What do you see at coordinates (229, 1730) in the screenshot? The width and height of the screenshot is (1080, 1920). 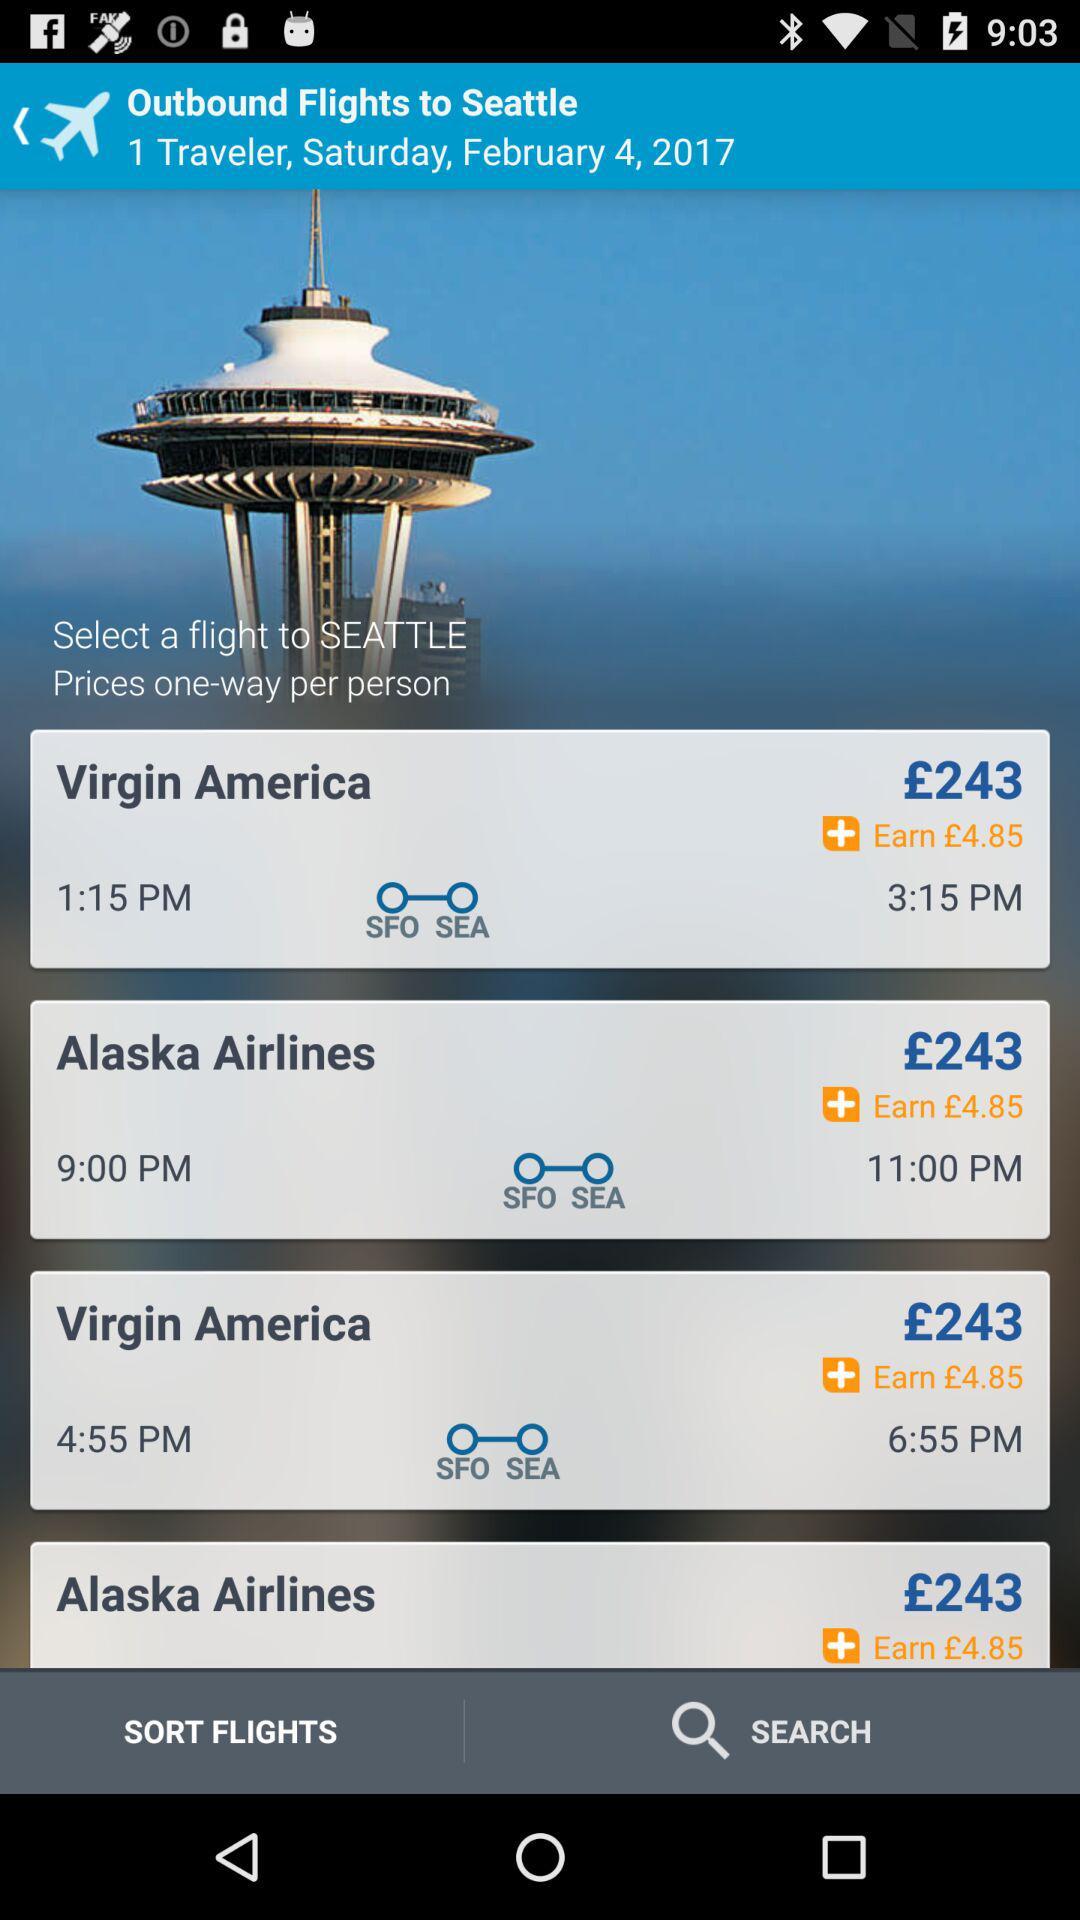 I see `the sort flights icon` at bounding box center [229, 1730].